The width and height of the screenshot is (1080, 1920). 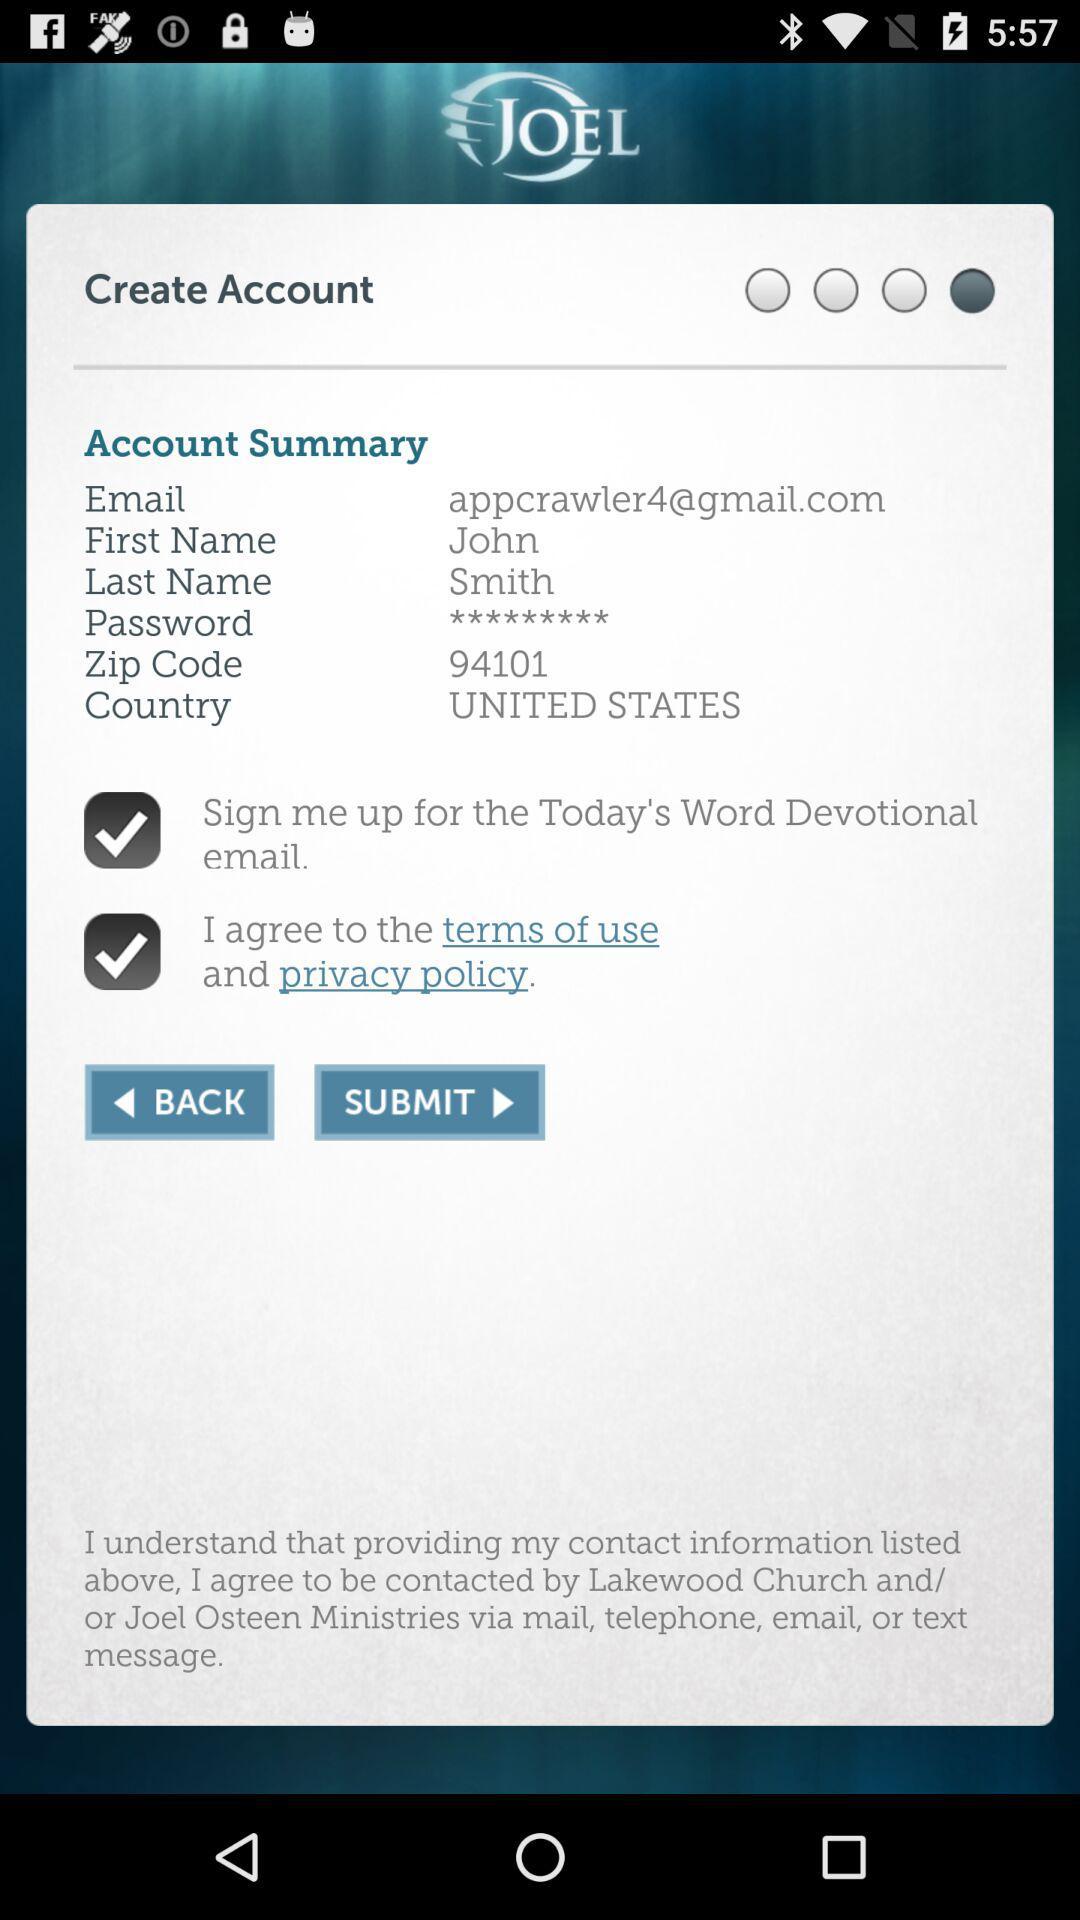 What do you see at coordinates (122, 950) in the screenshot?
I see `check to indicate agreement for app terms of usage` at bounding box center [122, 950].